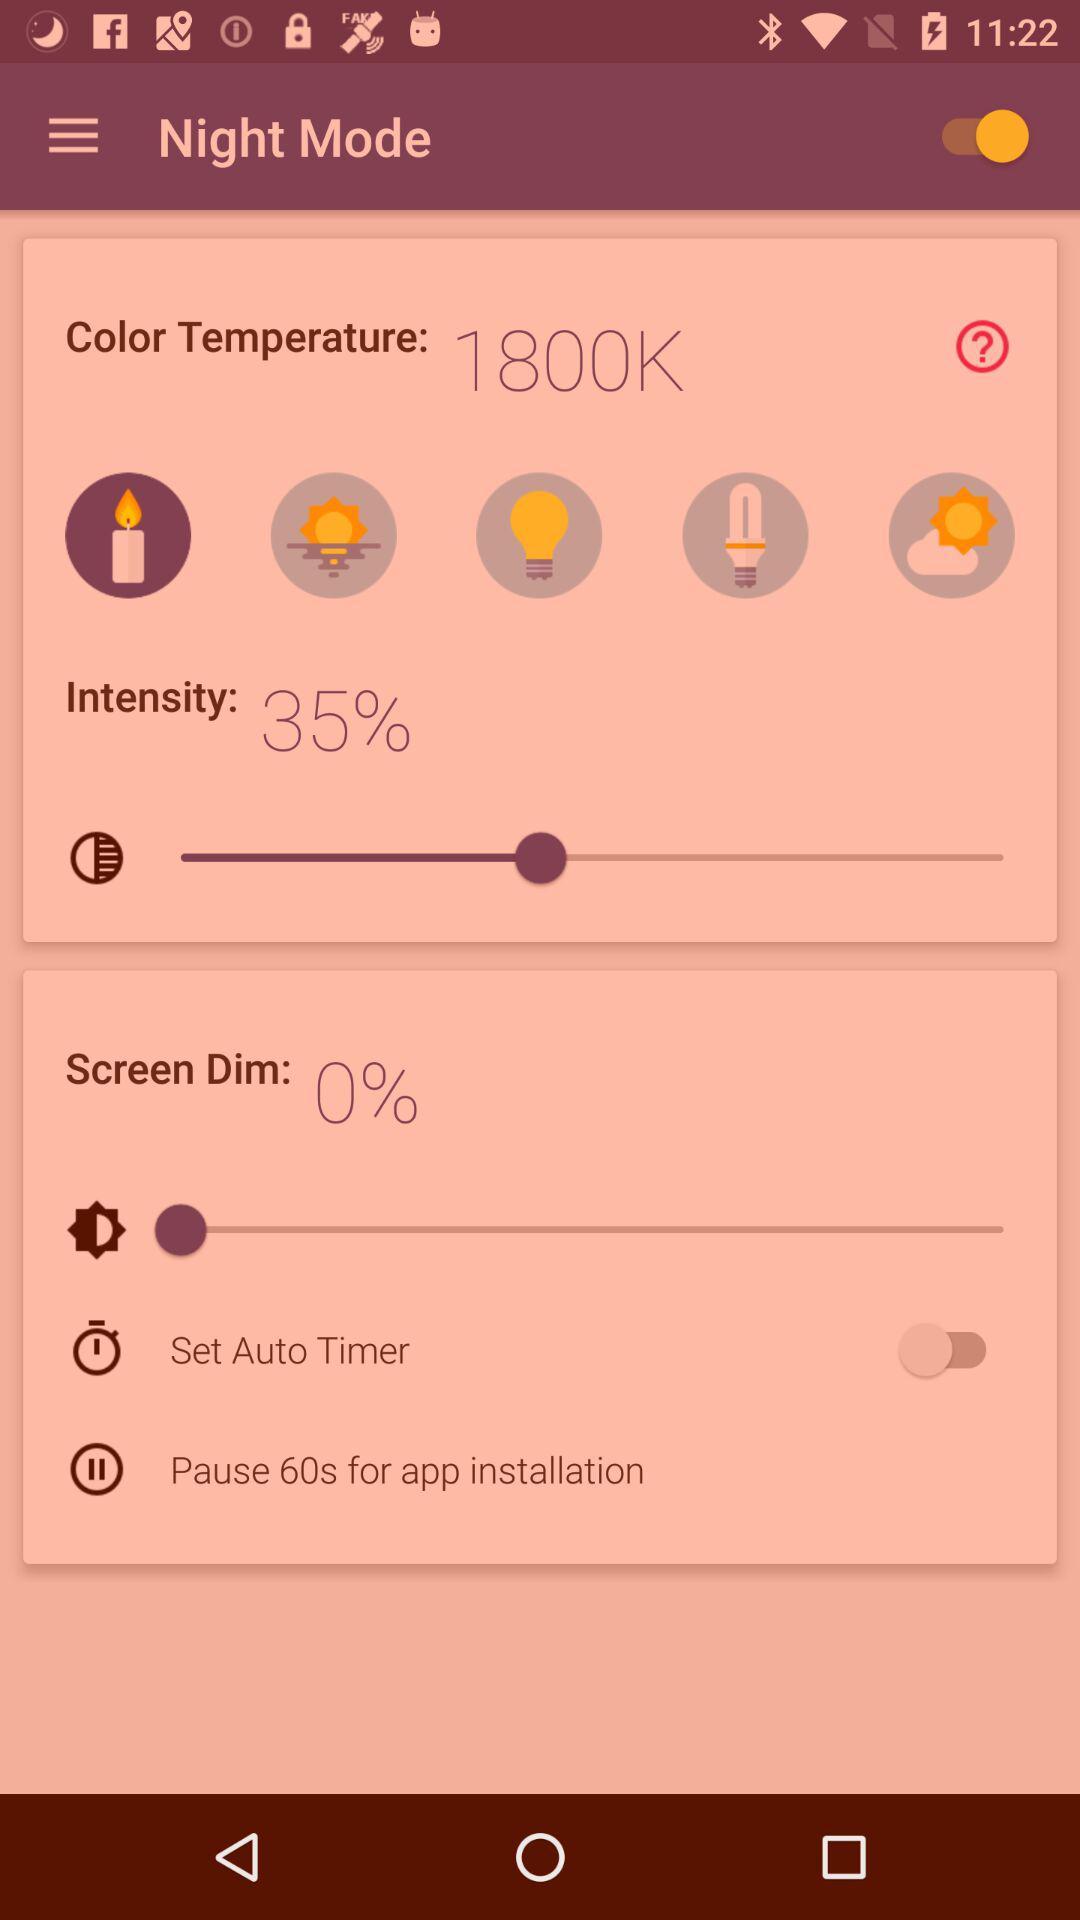 This screenshot has height=1920, width=1080. What do you see at coordinates (981, 346) in the screenshot?
I see `help` at bounding box center [981, 346].